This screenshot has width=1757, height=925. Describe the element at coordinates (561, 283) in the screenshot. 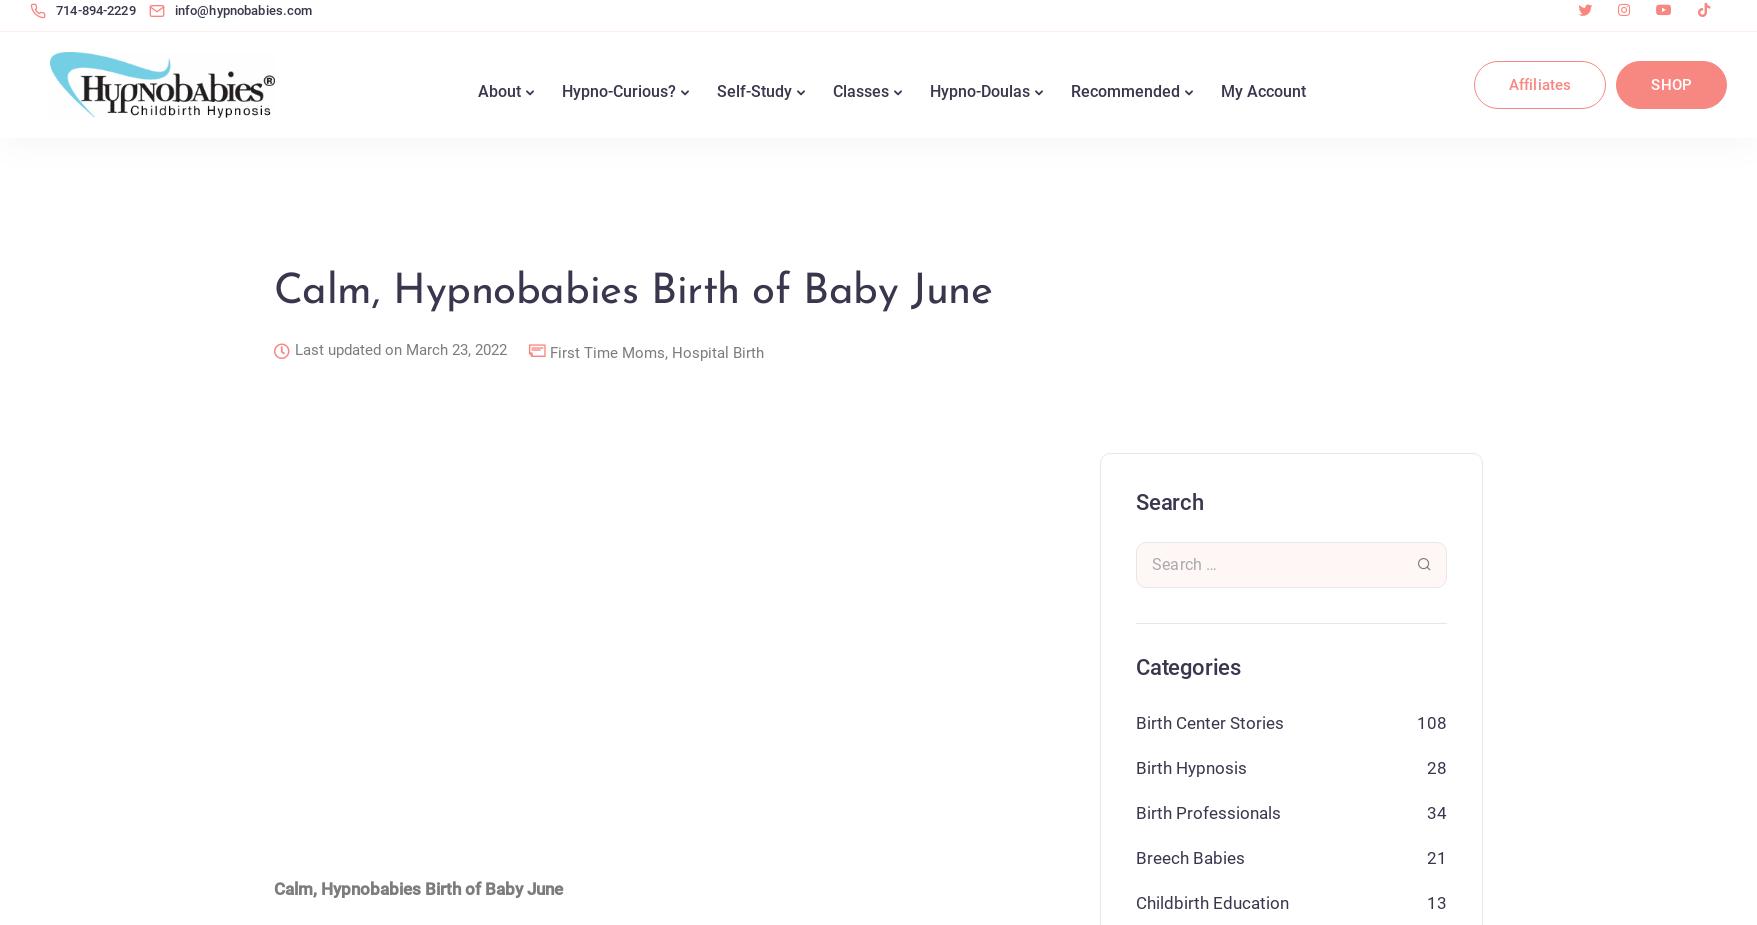

I see `'Hypnosis for Childbirth'` at that location.